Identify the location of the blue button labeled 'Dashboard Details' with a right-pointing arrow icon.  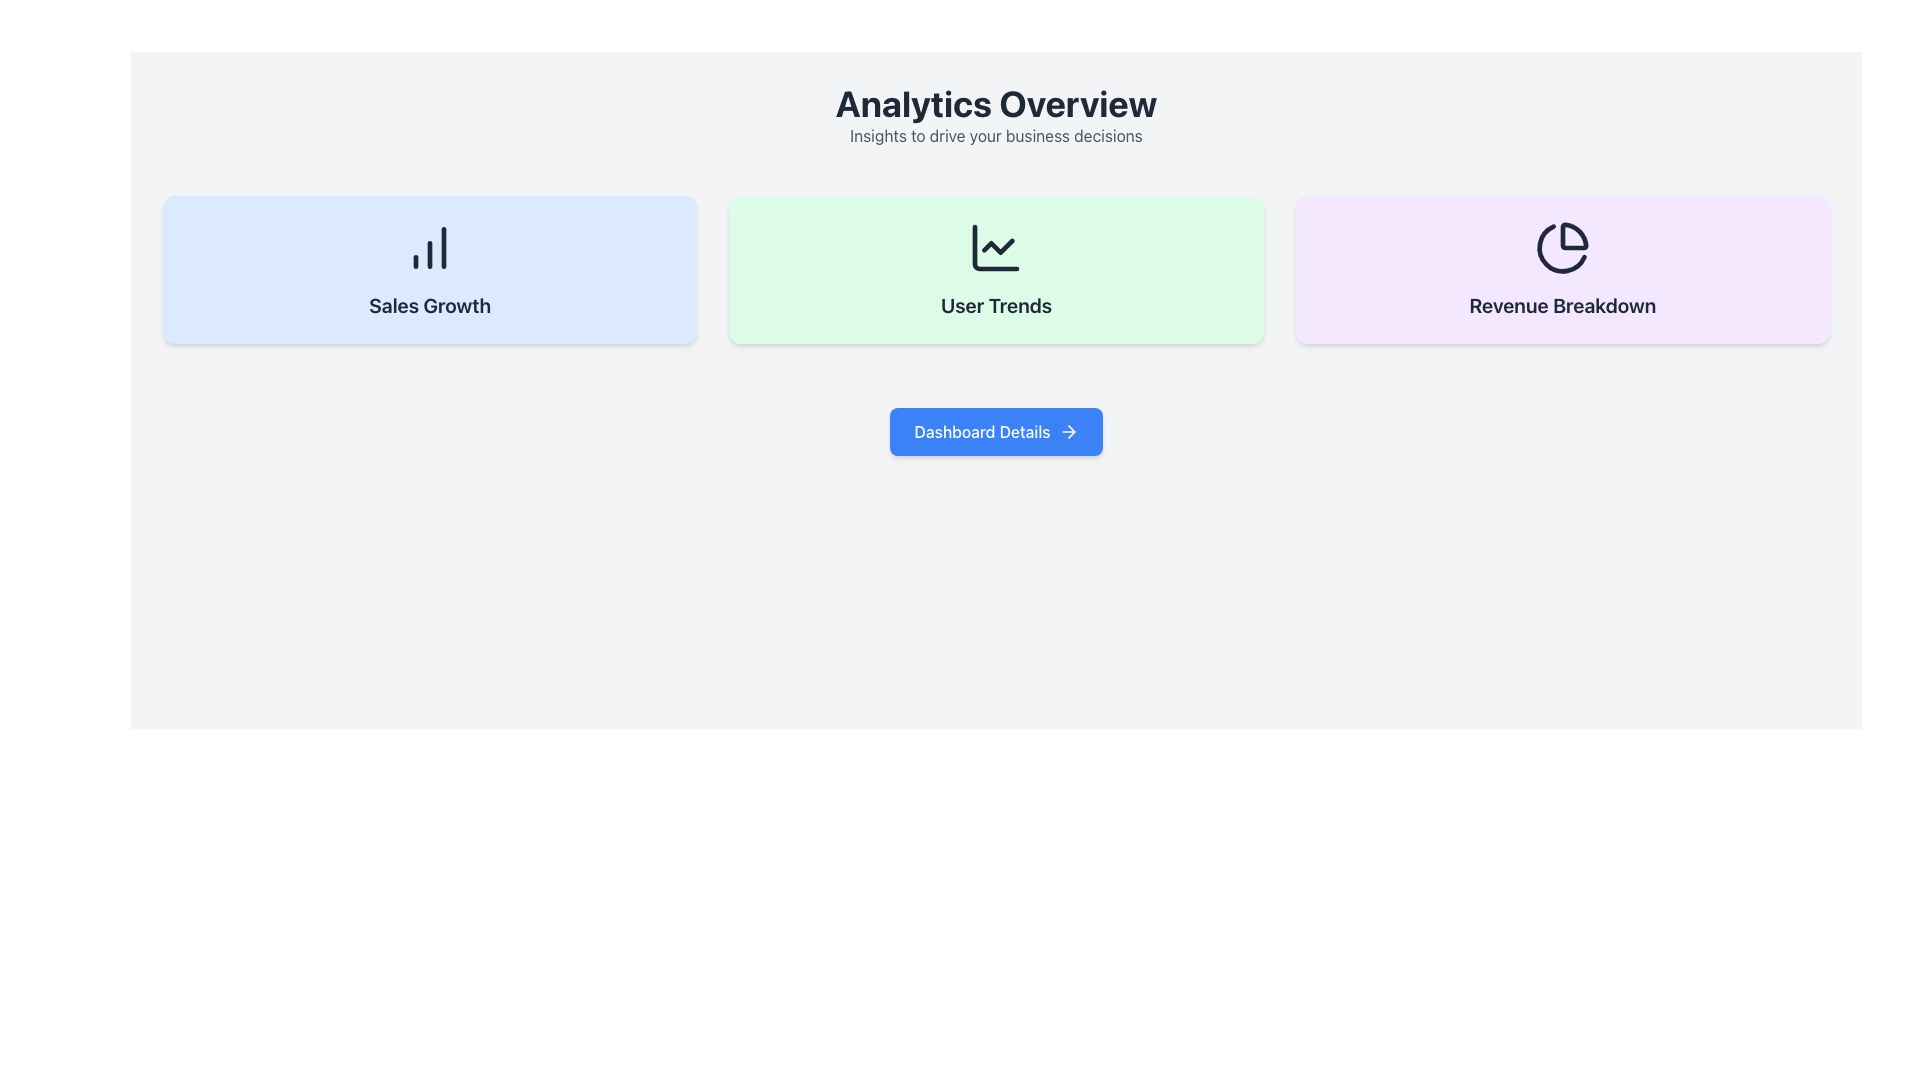
(996, 431).